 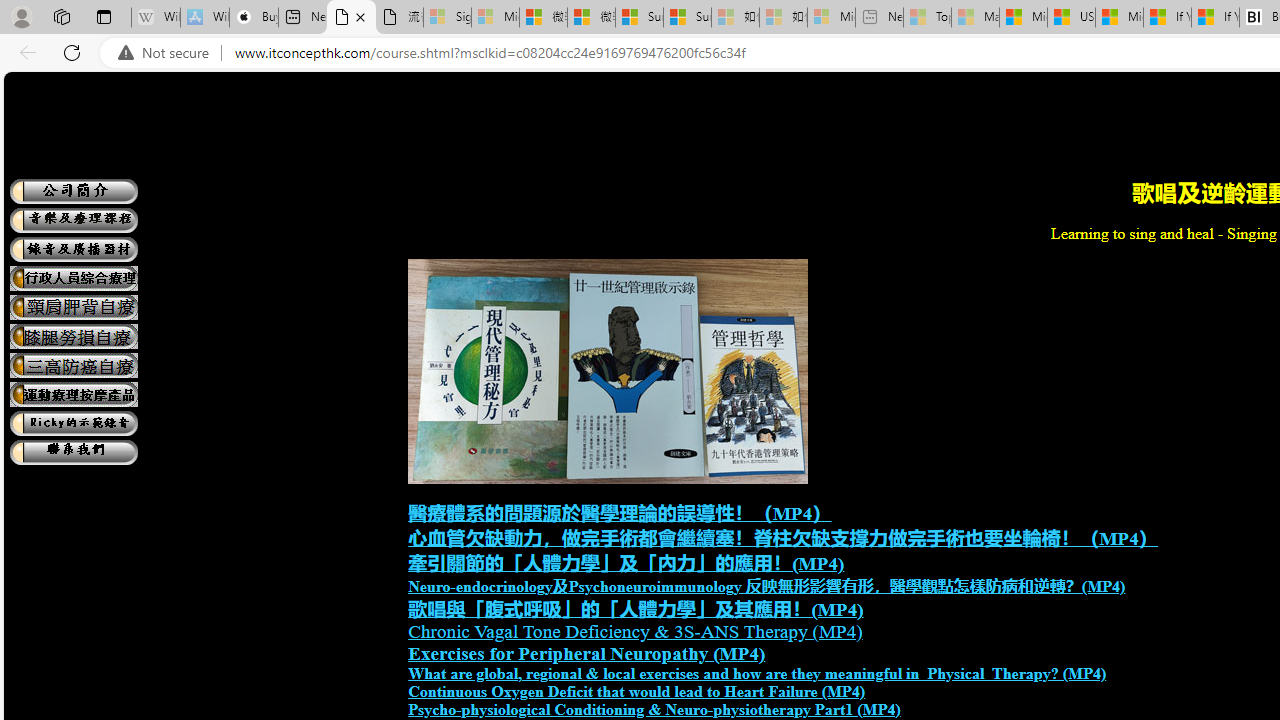 What do you see at coordinates (446, 17) in the screenshot?
I see `'Sign in to your Microsoft account - Sleeping'` at bounding box center [446, 17].